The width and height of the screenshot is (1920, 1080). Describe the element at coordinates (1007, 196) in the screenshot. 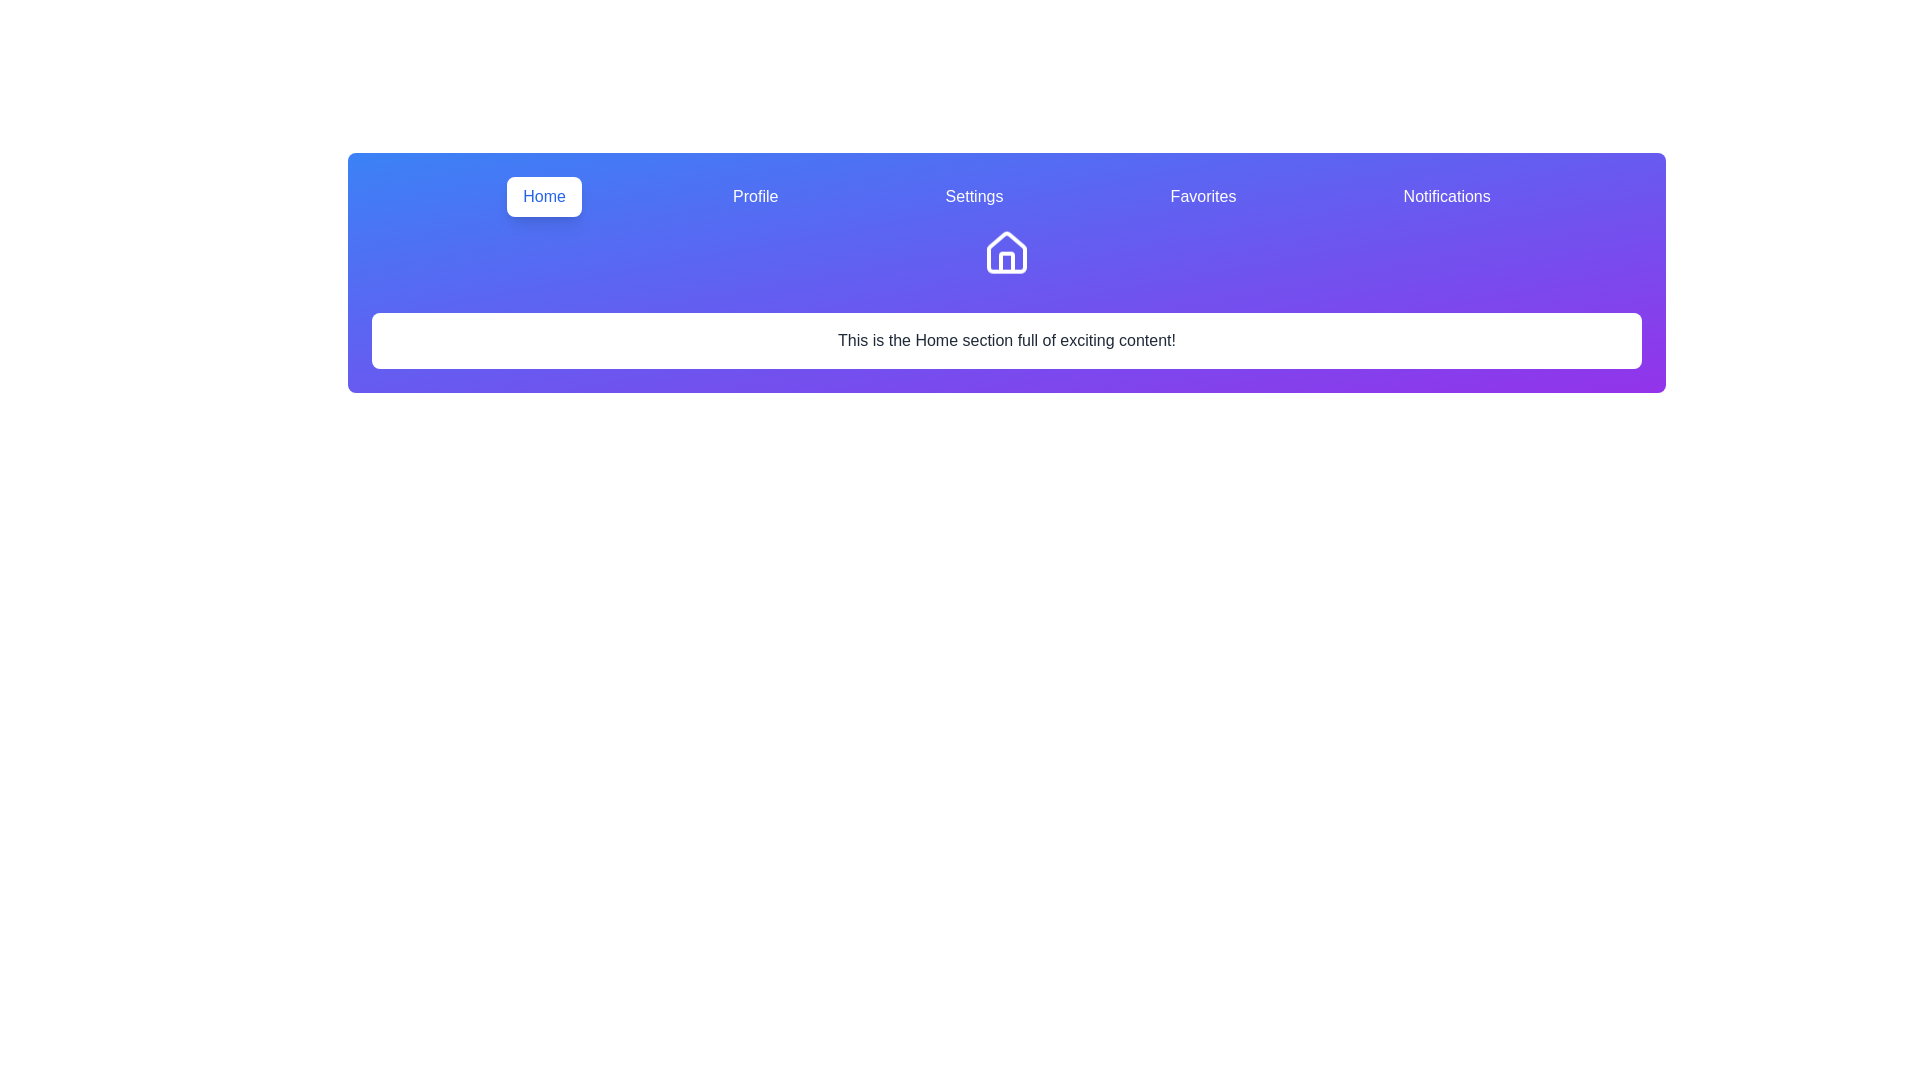

I see `the navigation menu items` at that location.